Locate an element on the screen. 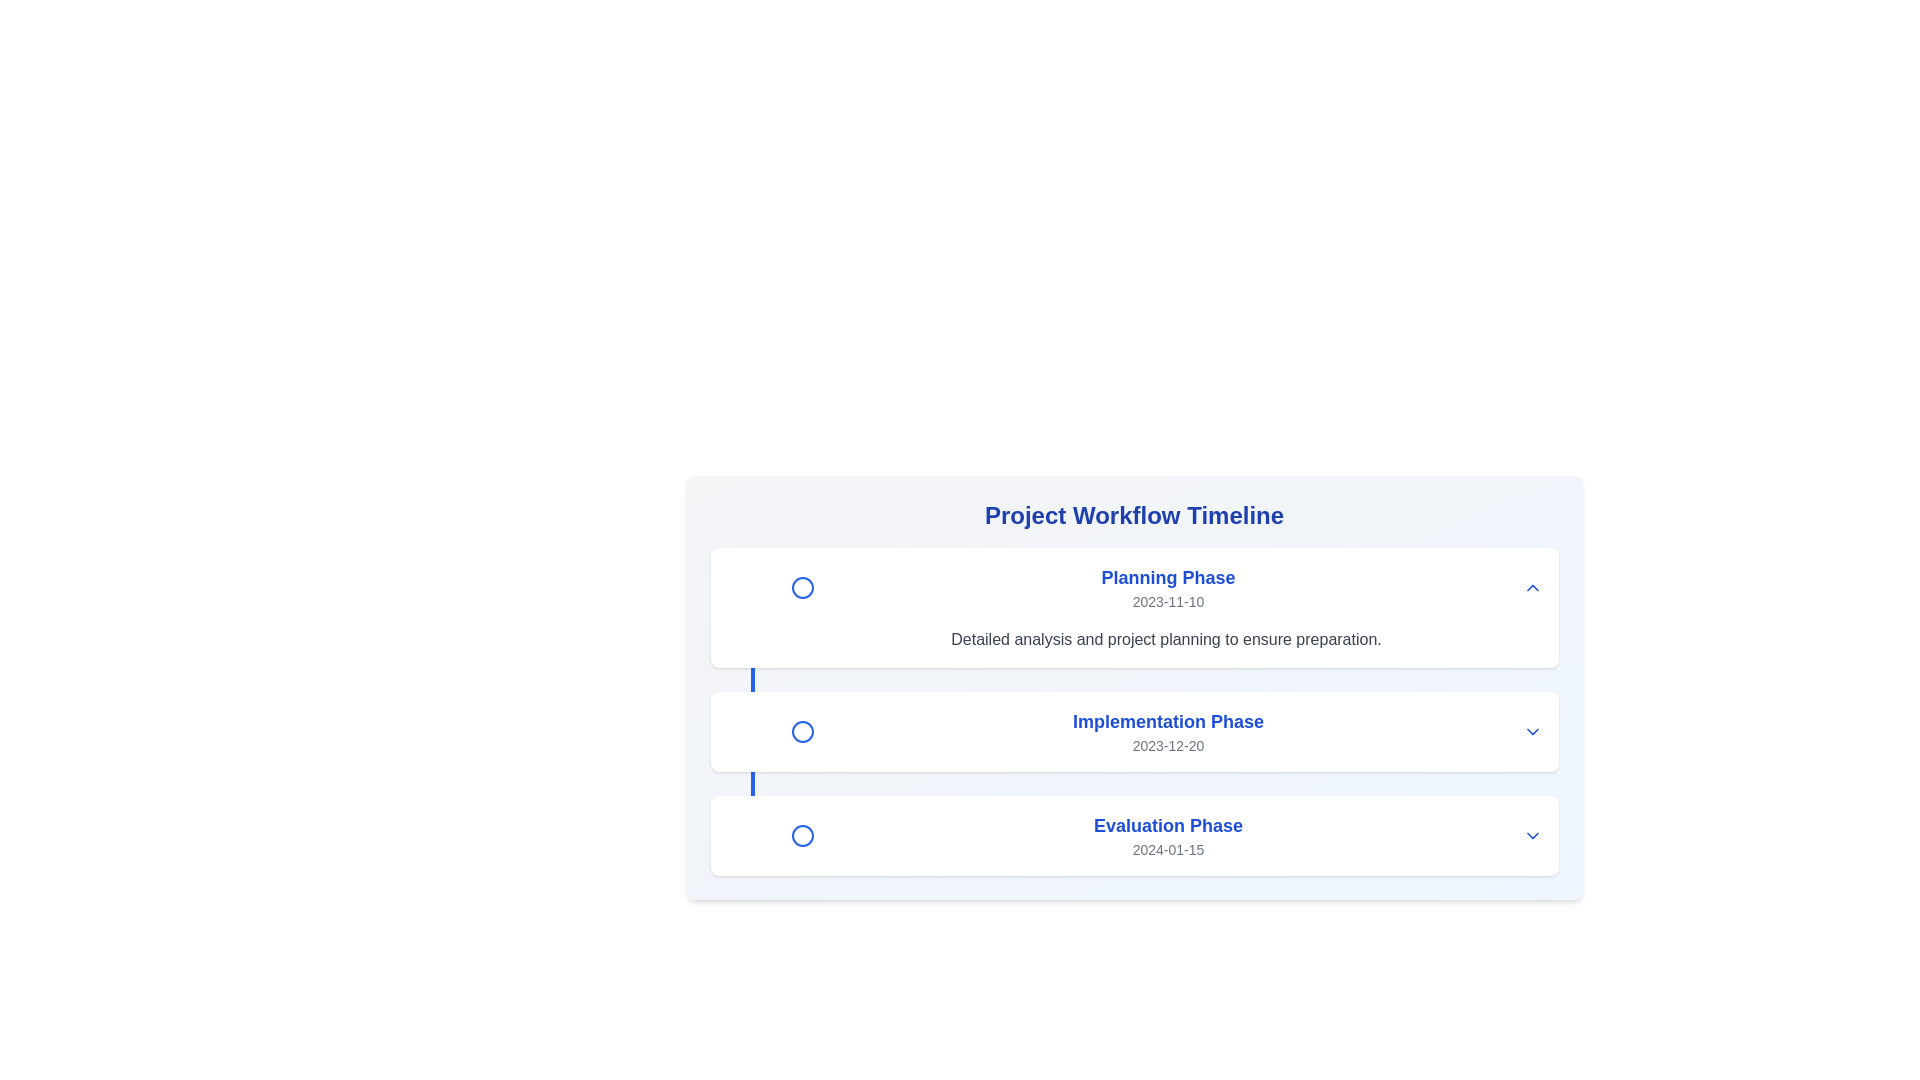  the SVG Circle Element, which is a simple circular shape located in the timeline section, acting as a marker for the 'Planning Phase' section is located at coordinates (802, 586).